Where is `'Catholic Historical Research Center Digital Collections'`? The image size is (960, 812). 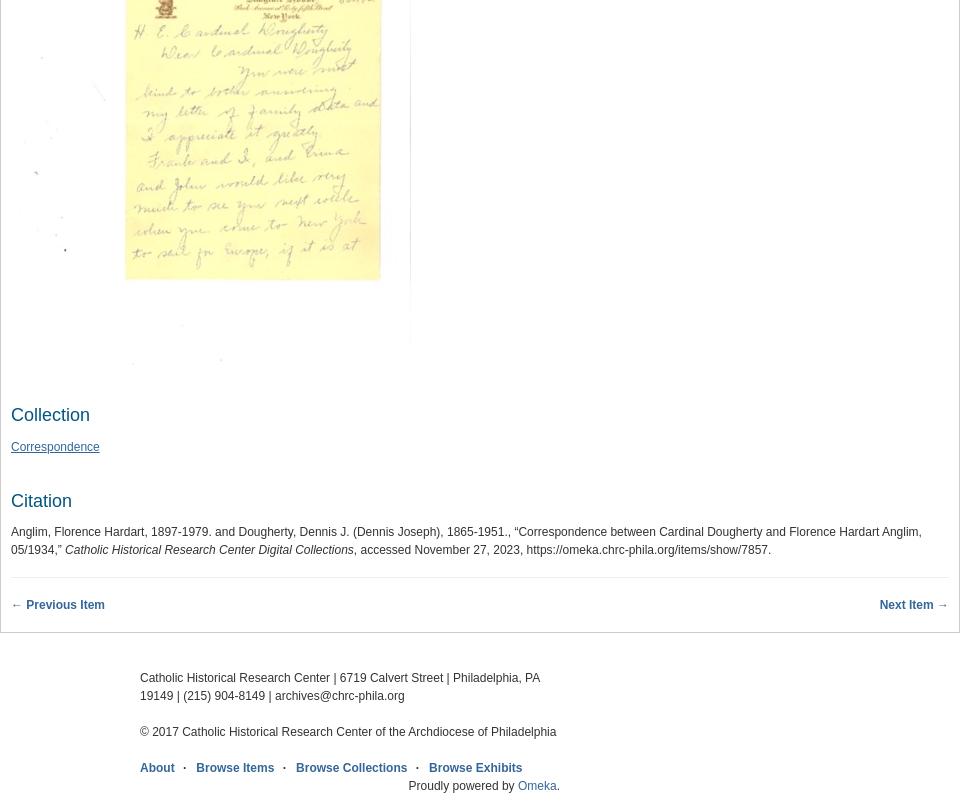
'Catholic Historical Research Center Digital Collections' is located at coordinates (208, 549).